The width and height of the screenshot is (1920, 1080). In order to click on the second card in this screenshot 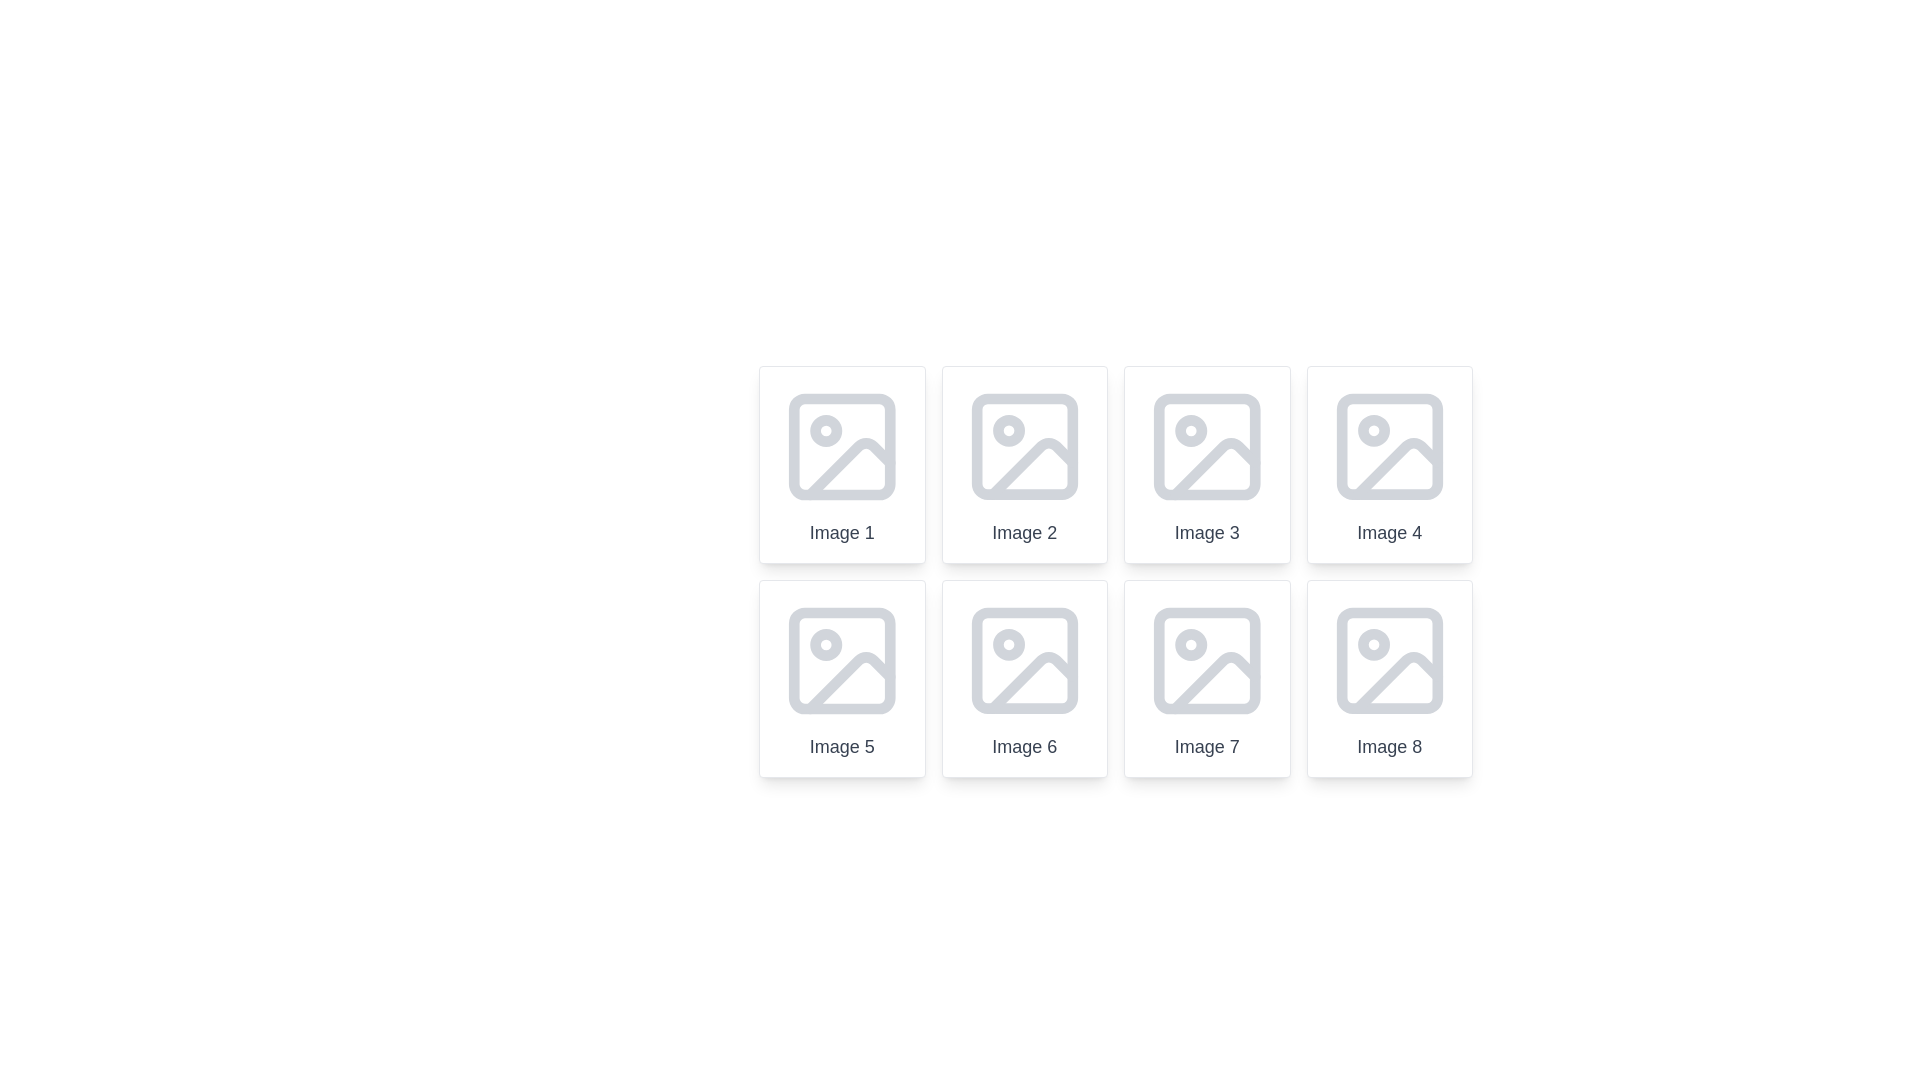, I will do `click(1024, 465)`.